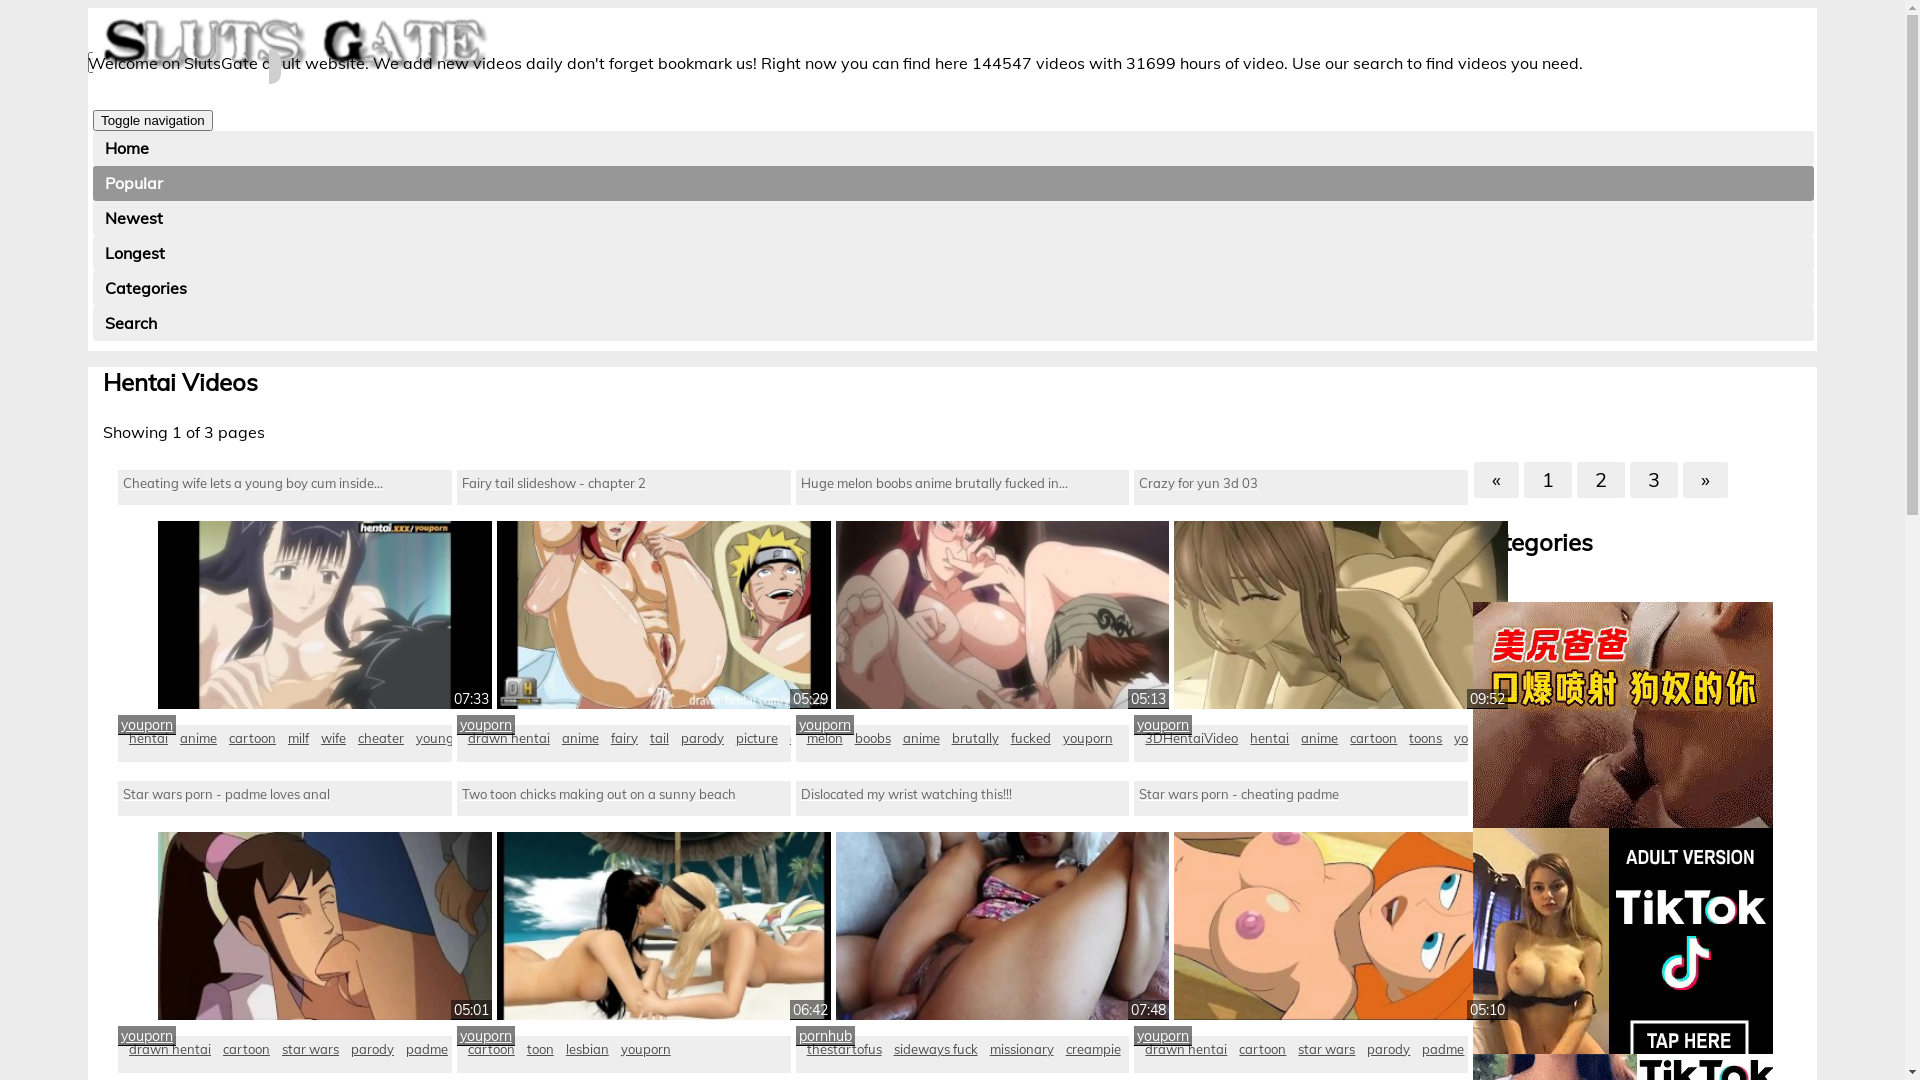  I want to click on 'pornhub', so click(797, 1035).